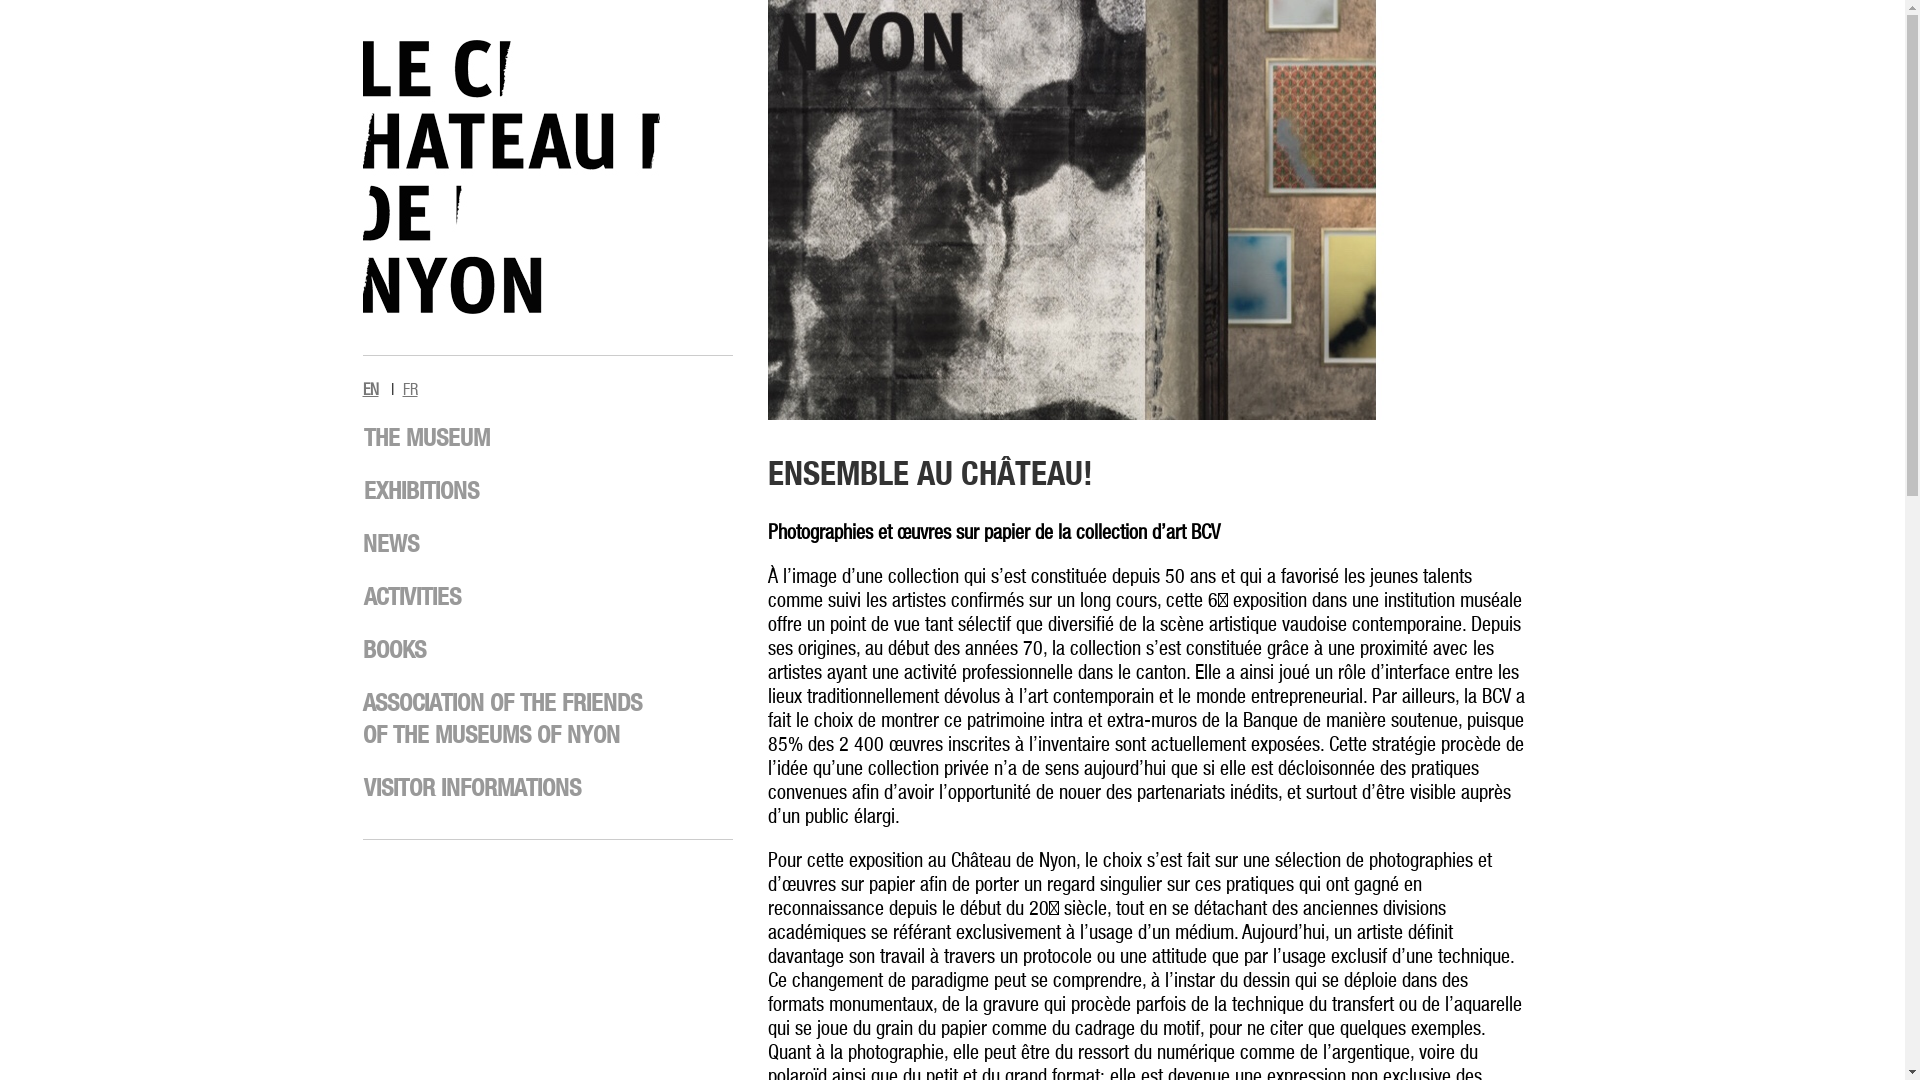 This screenshot has height=1080, width=1920. What do you see at coordinates (471, 785) in the screenshot?
I see `'VISITOR INFORMATIONS'` at bounding box center [471, 785].